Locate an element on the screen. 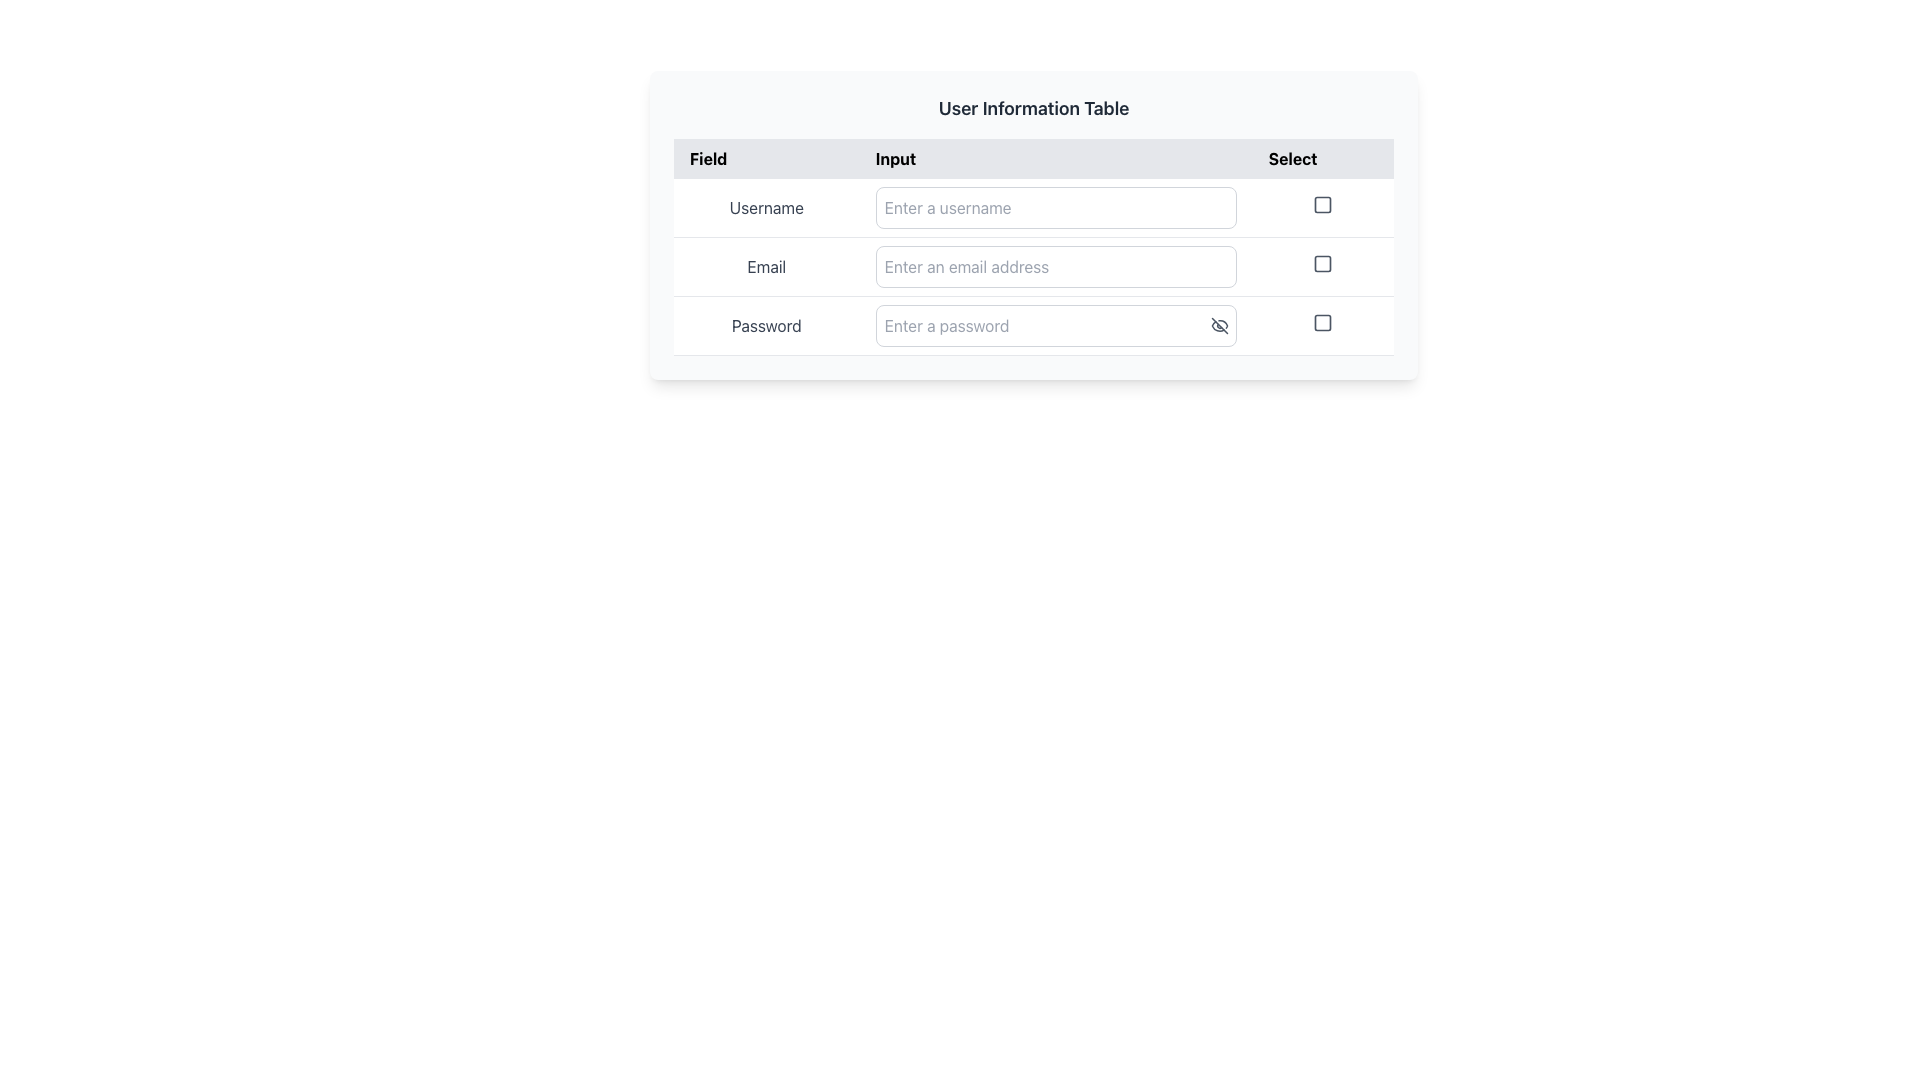 The width and height of the screenshot is (1920, 1080). the square-shaped button with a hollow center and dark gray outline located to the right of the 'Enter an email address' input field in the 'User Information Table' is located at coordinates (1323, 262).